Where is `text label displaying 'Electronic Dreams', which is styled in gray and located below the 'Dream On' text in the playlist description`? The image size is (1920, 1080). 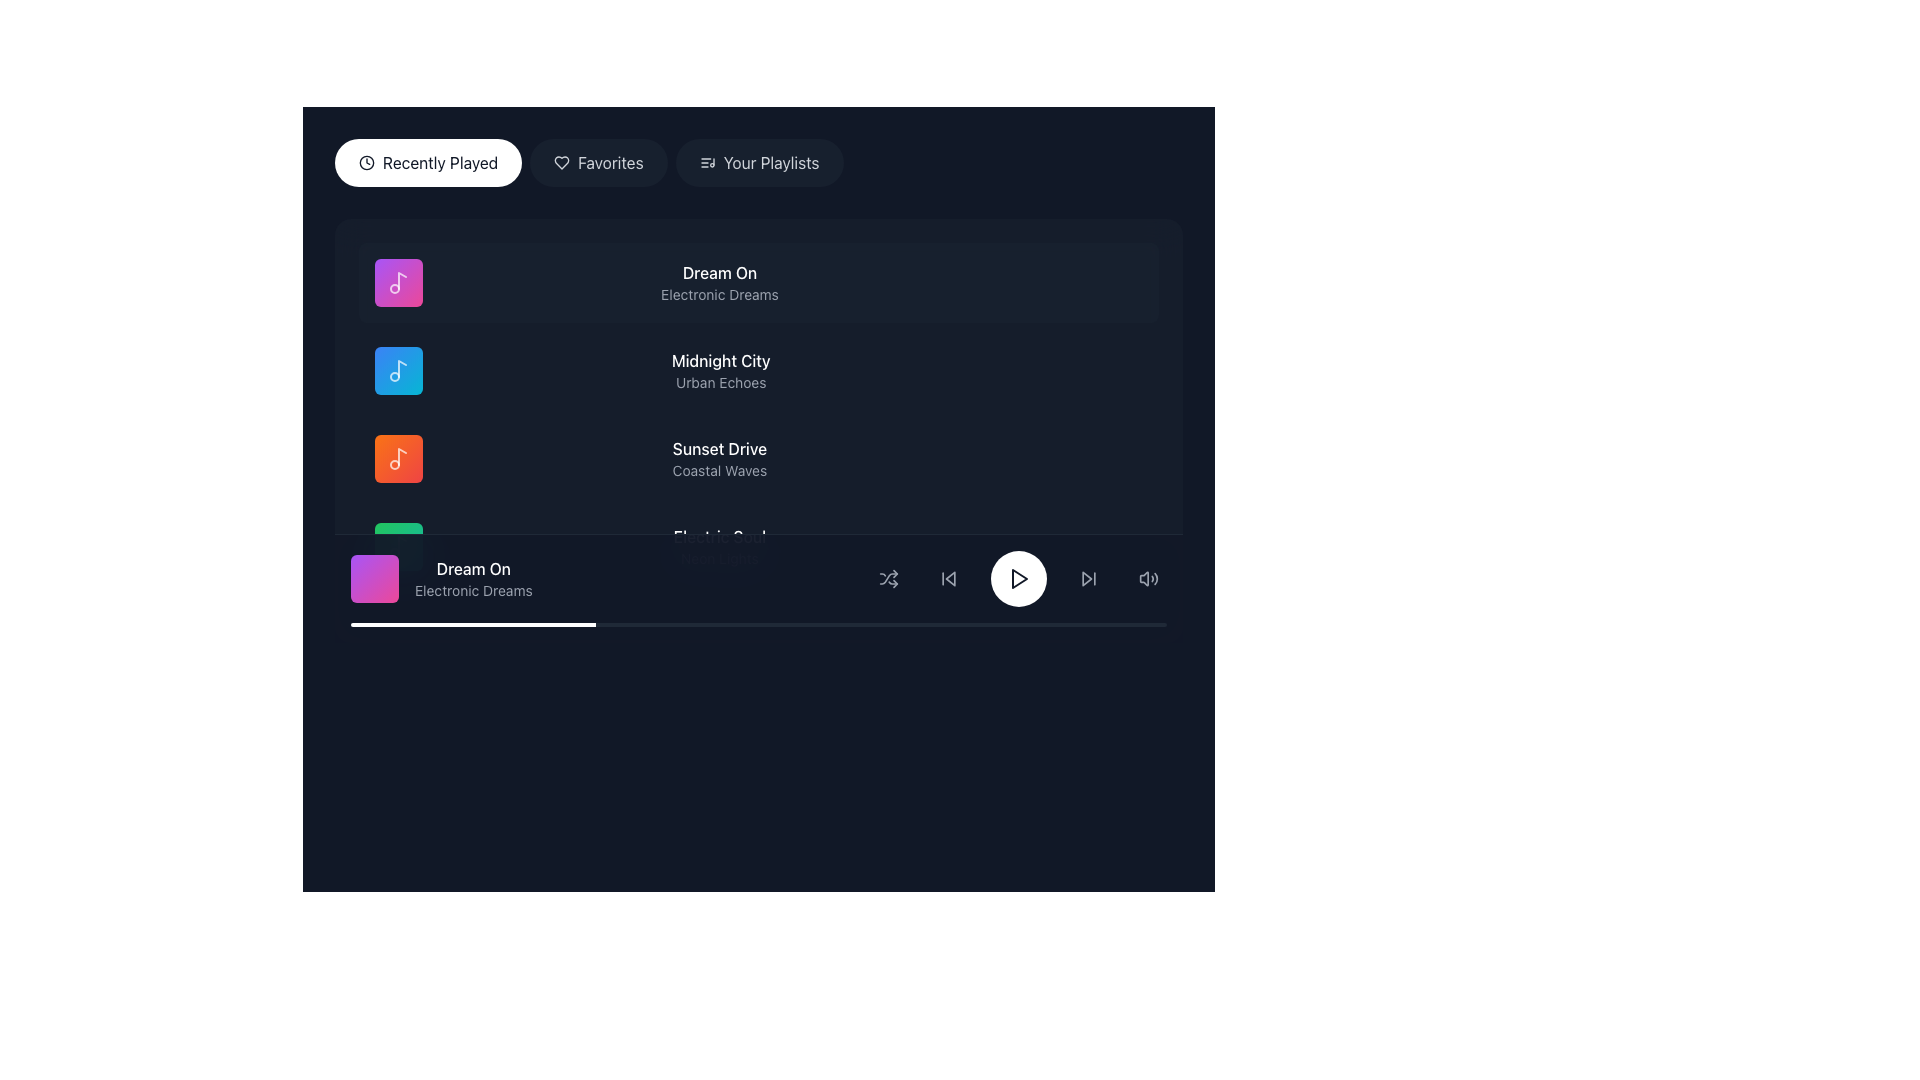
text label displaying 'Electronic Dreams', which is styled in gray and located below the 'Dream On' text in the playlist description is located at coordinates (472, 589).